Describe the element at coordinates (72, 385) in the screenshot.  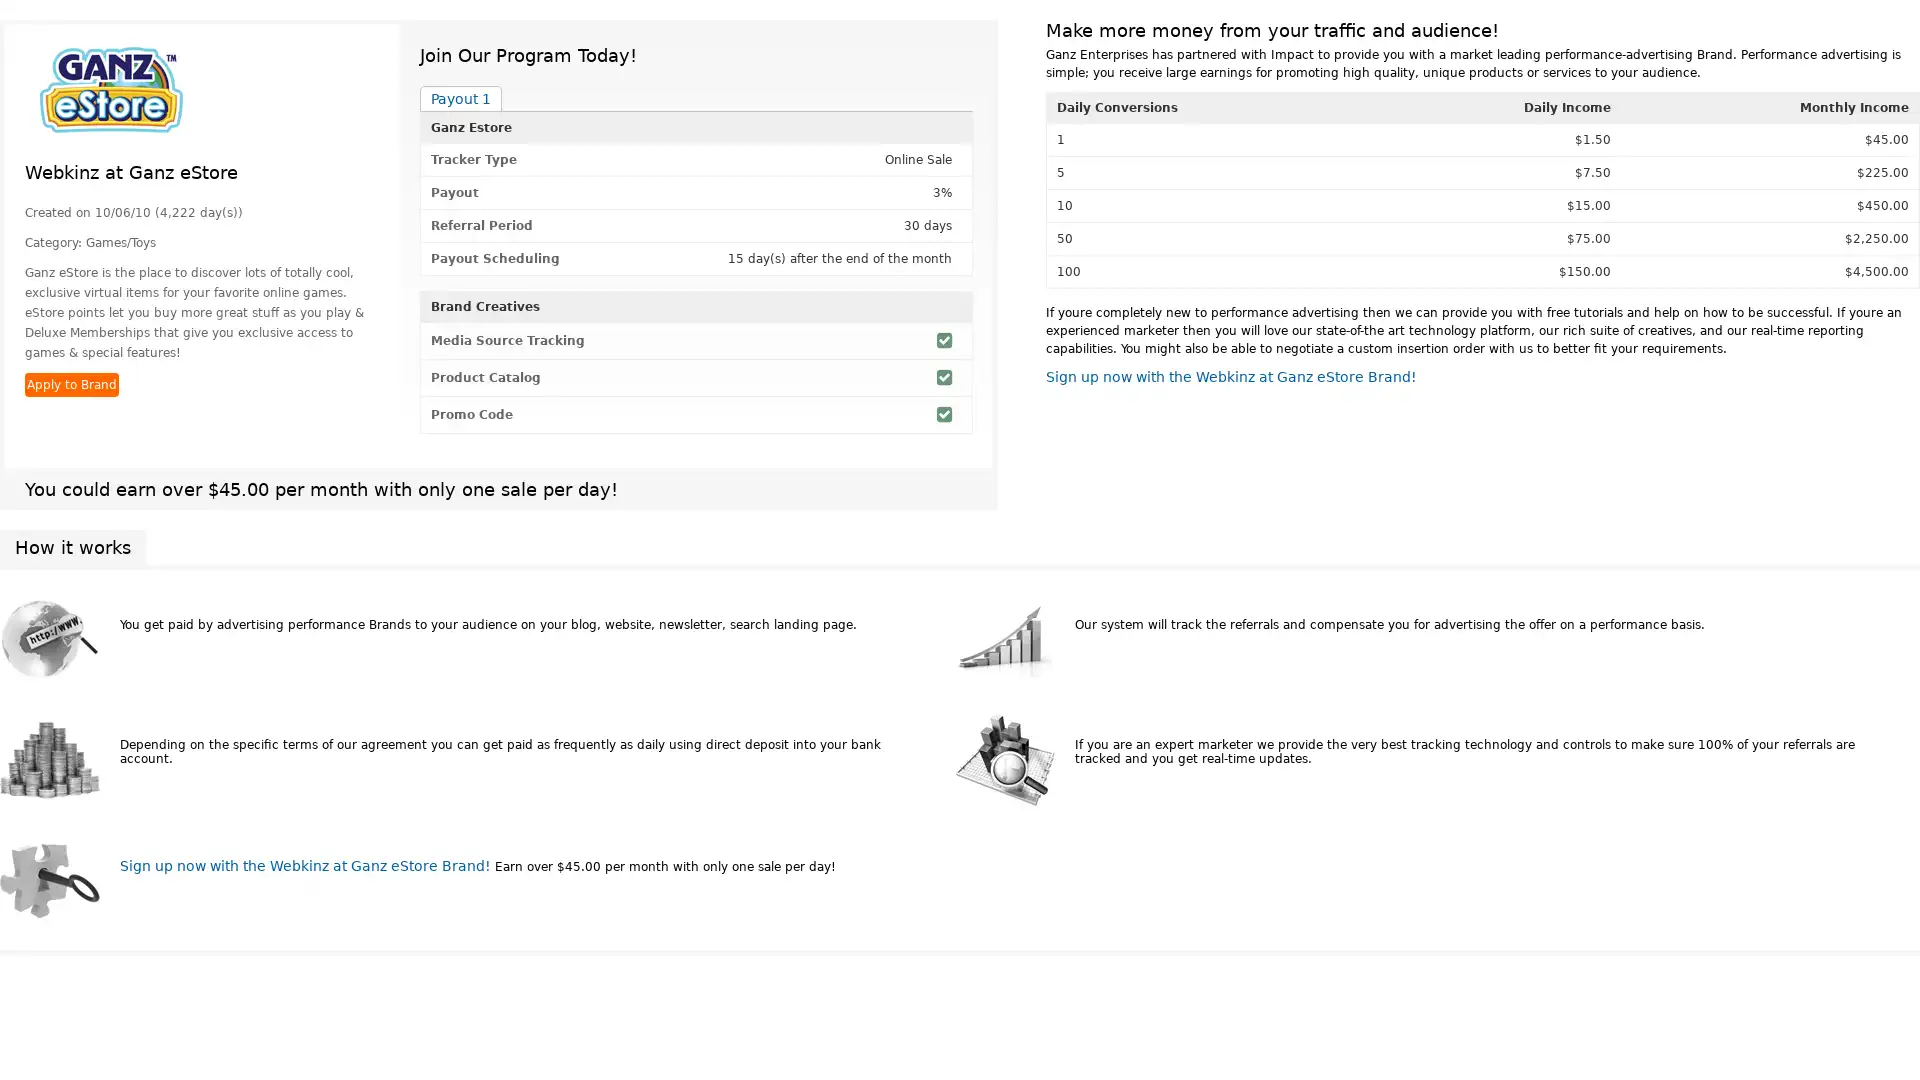
I see `Apply to Brand` at that location.